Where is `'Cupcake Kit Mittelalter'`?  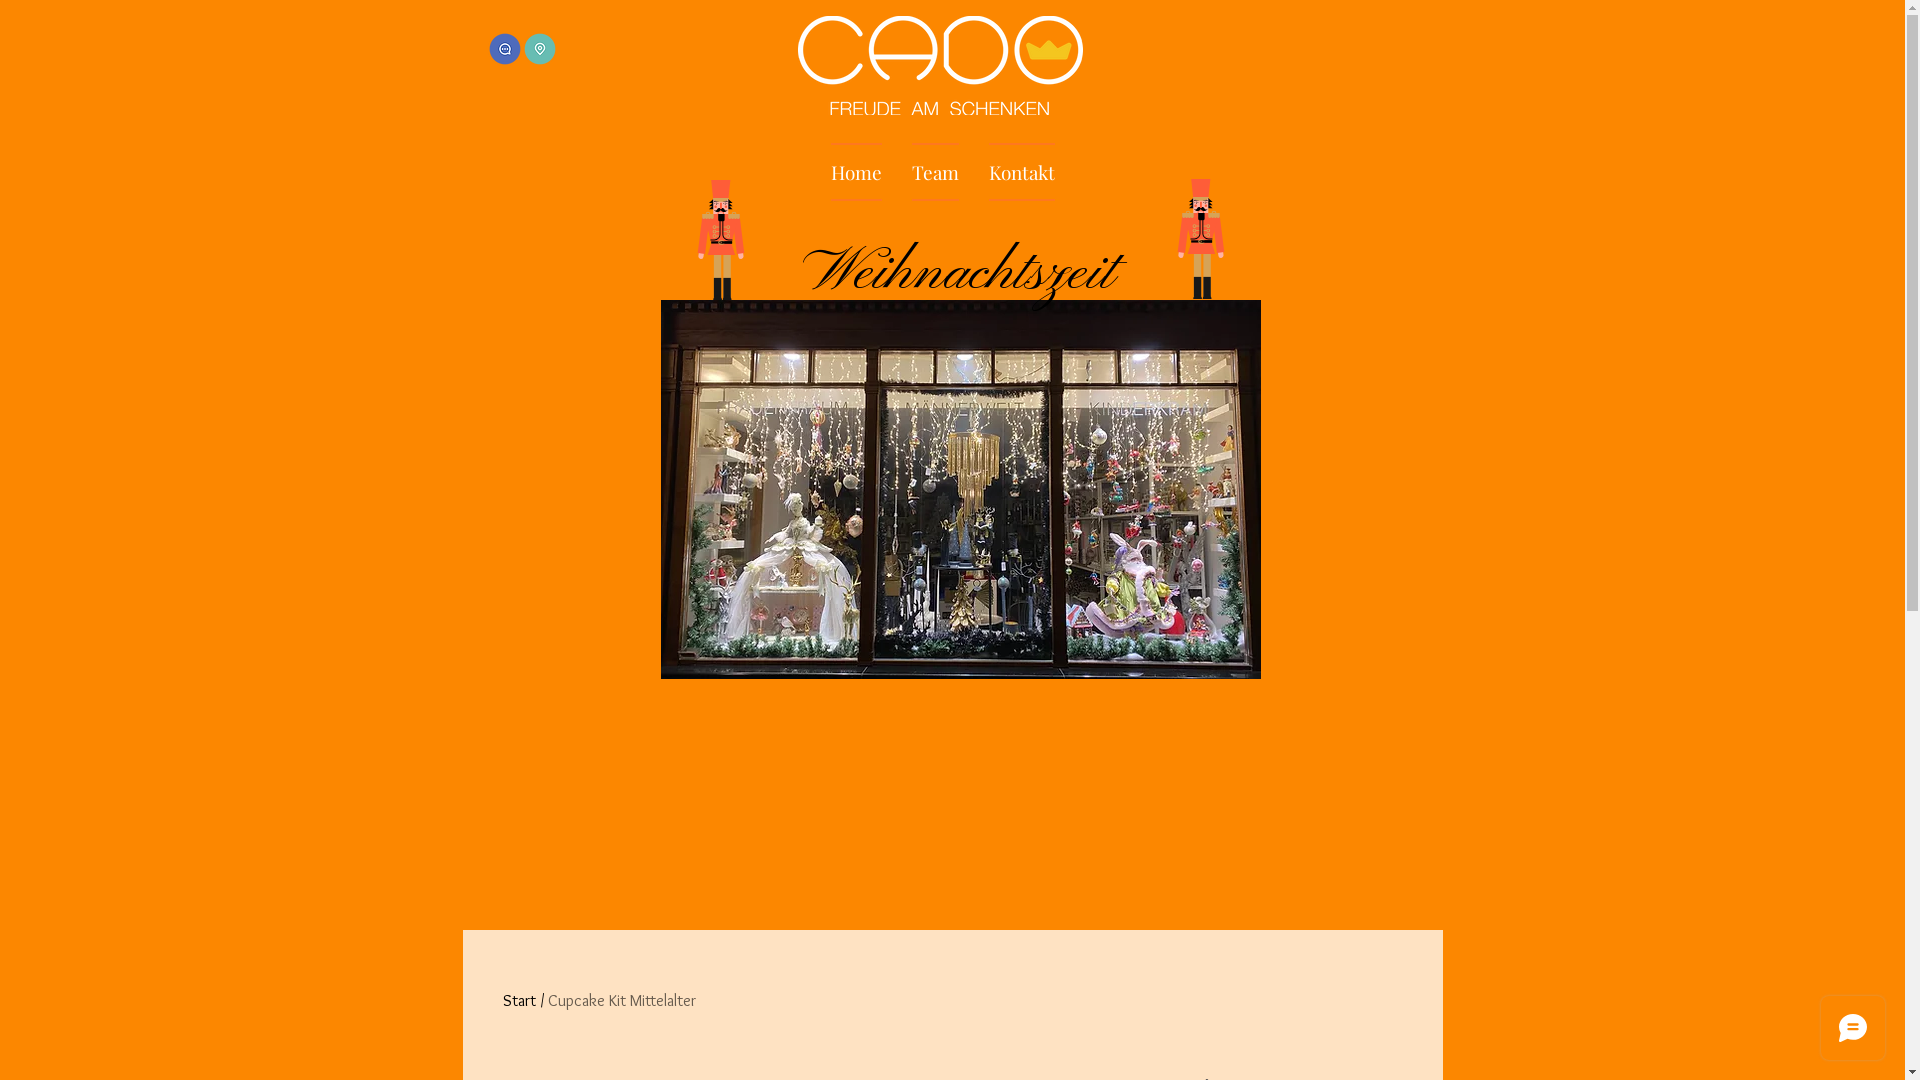
'Cupcake Kit Mittelalter' is located at coordinates (547, 1000).